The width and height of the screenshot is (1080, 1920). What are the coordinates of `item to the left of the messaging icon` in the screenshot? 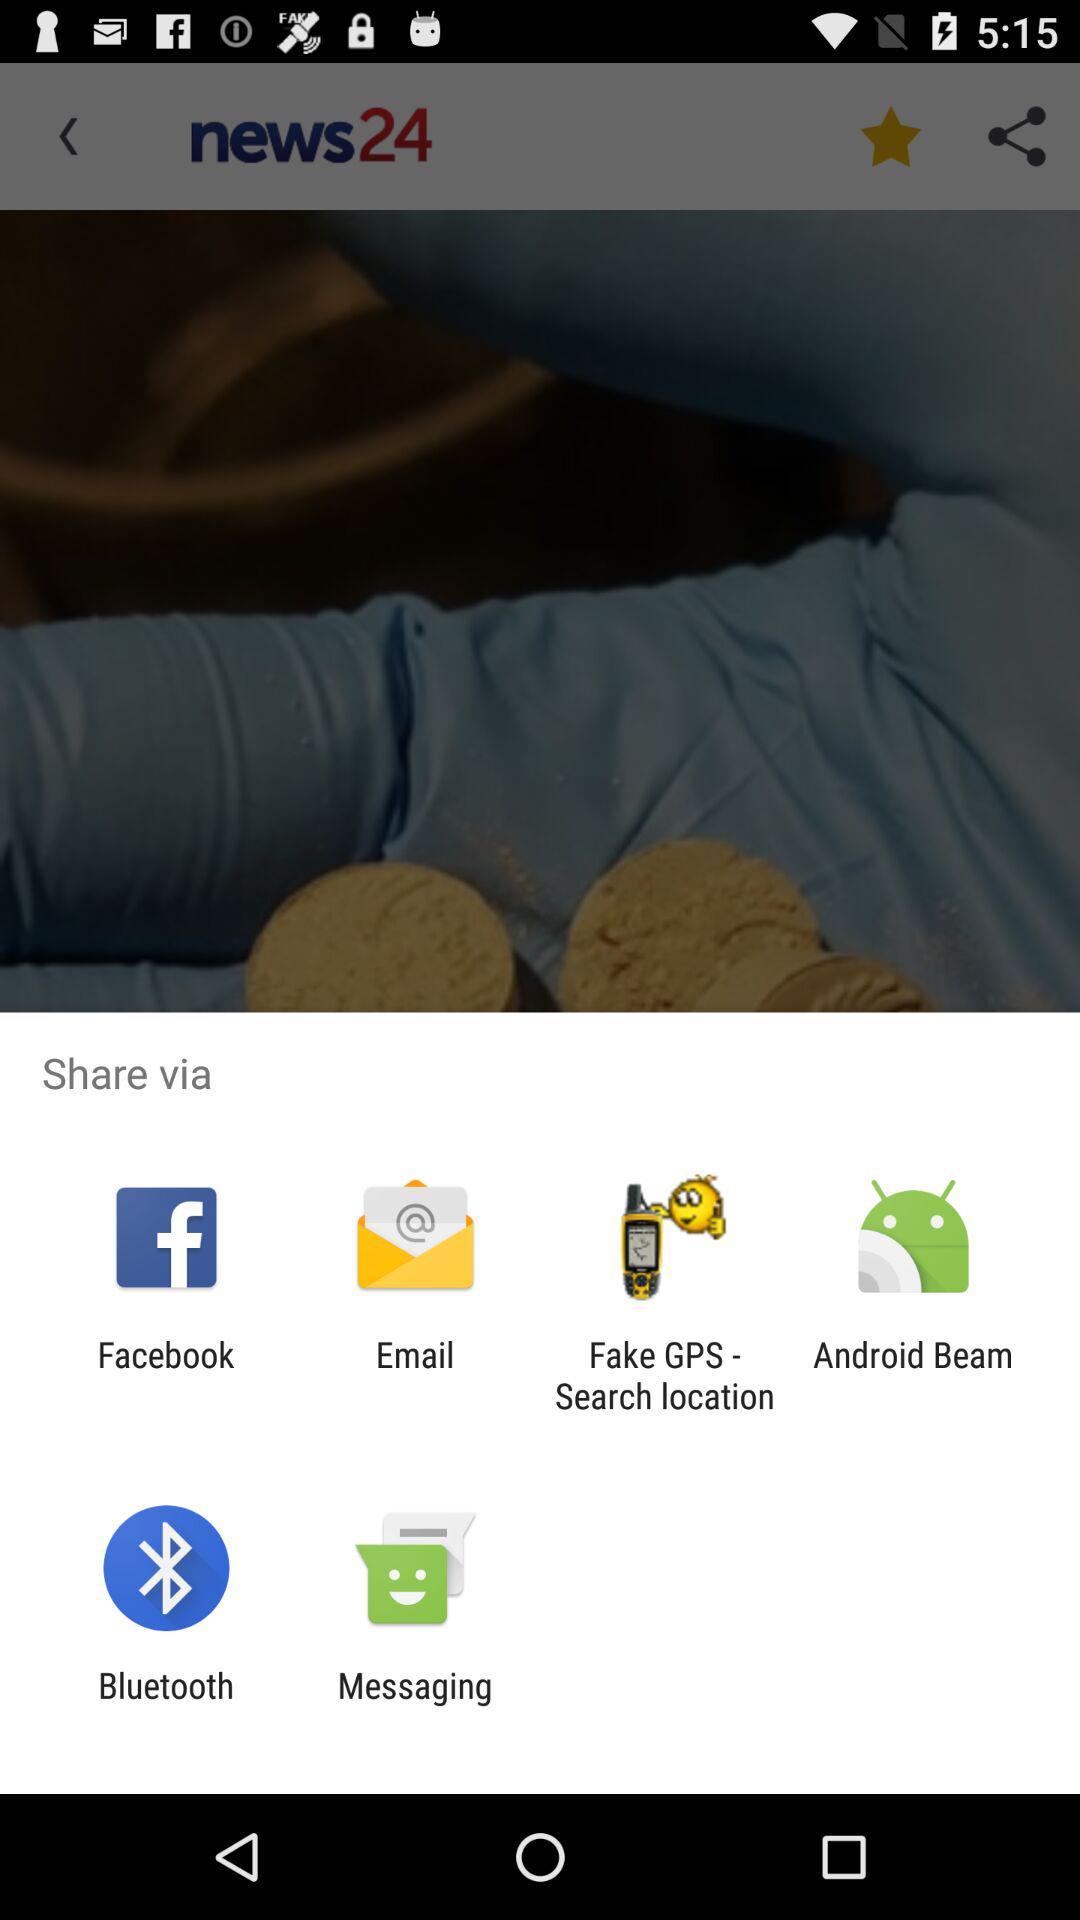 It's located at (165, 1705).